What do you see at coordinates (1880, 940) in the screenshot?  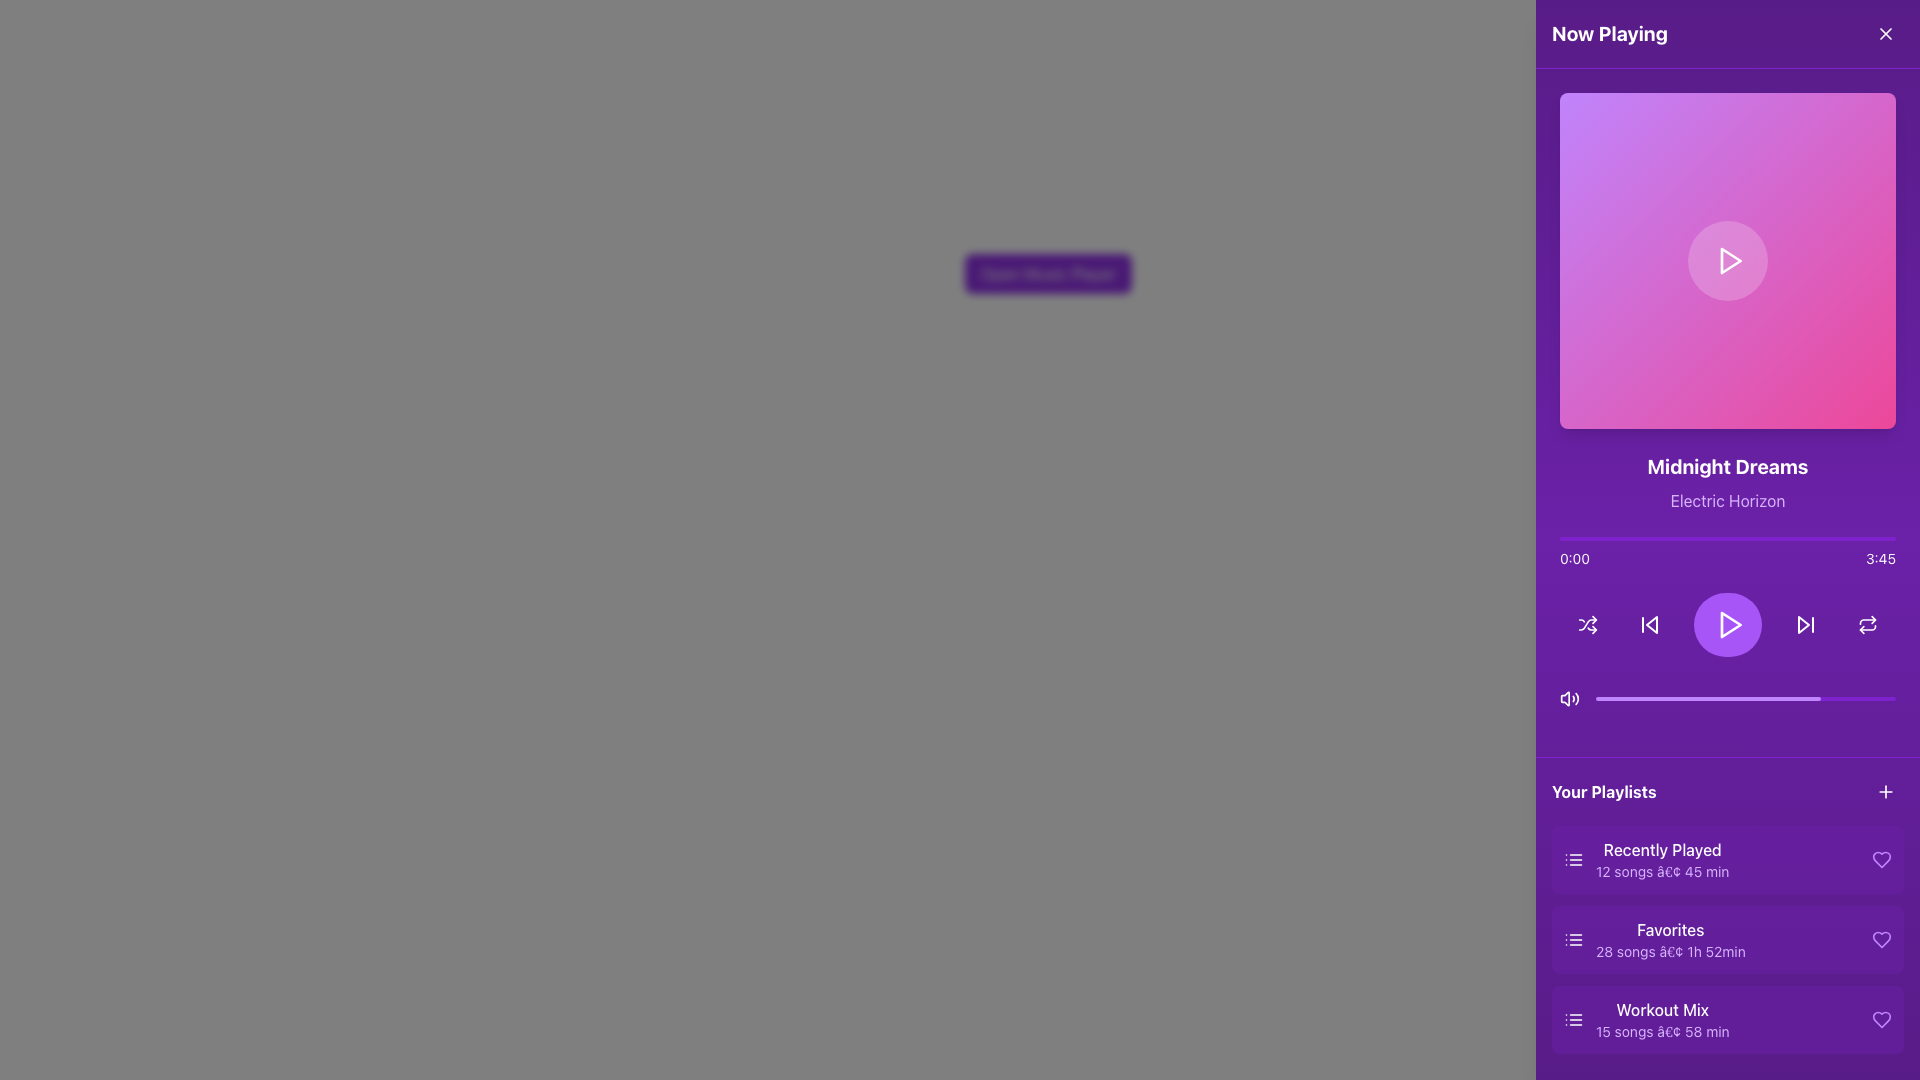 I see `the heart-shaped icon with a hollow outline styled in purple located` at bounding box center [1880, 940].